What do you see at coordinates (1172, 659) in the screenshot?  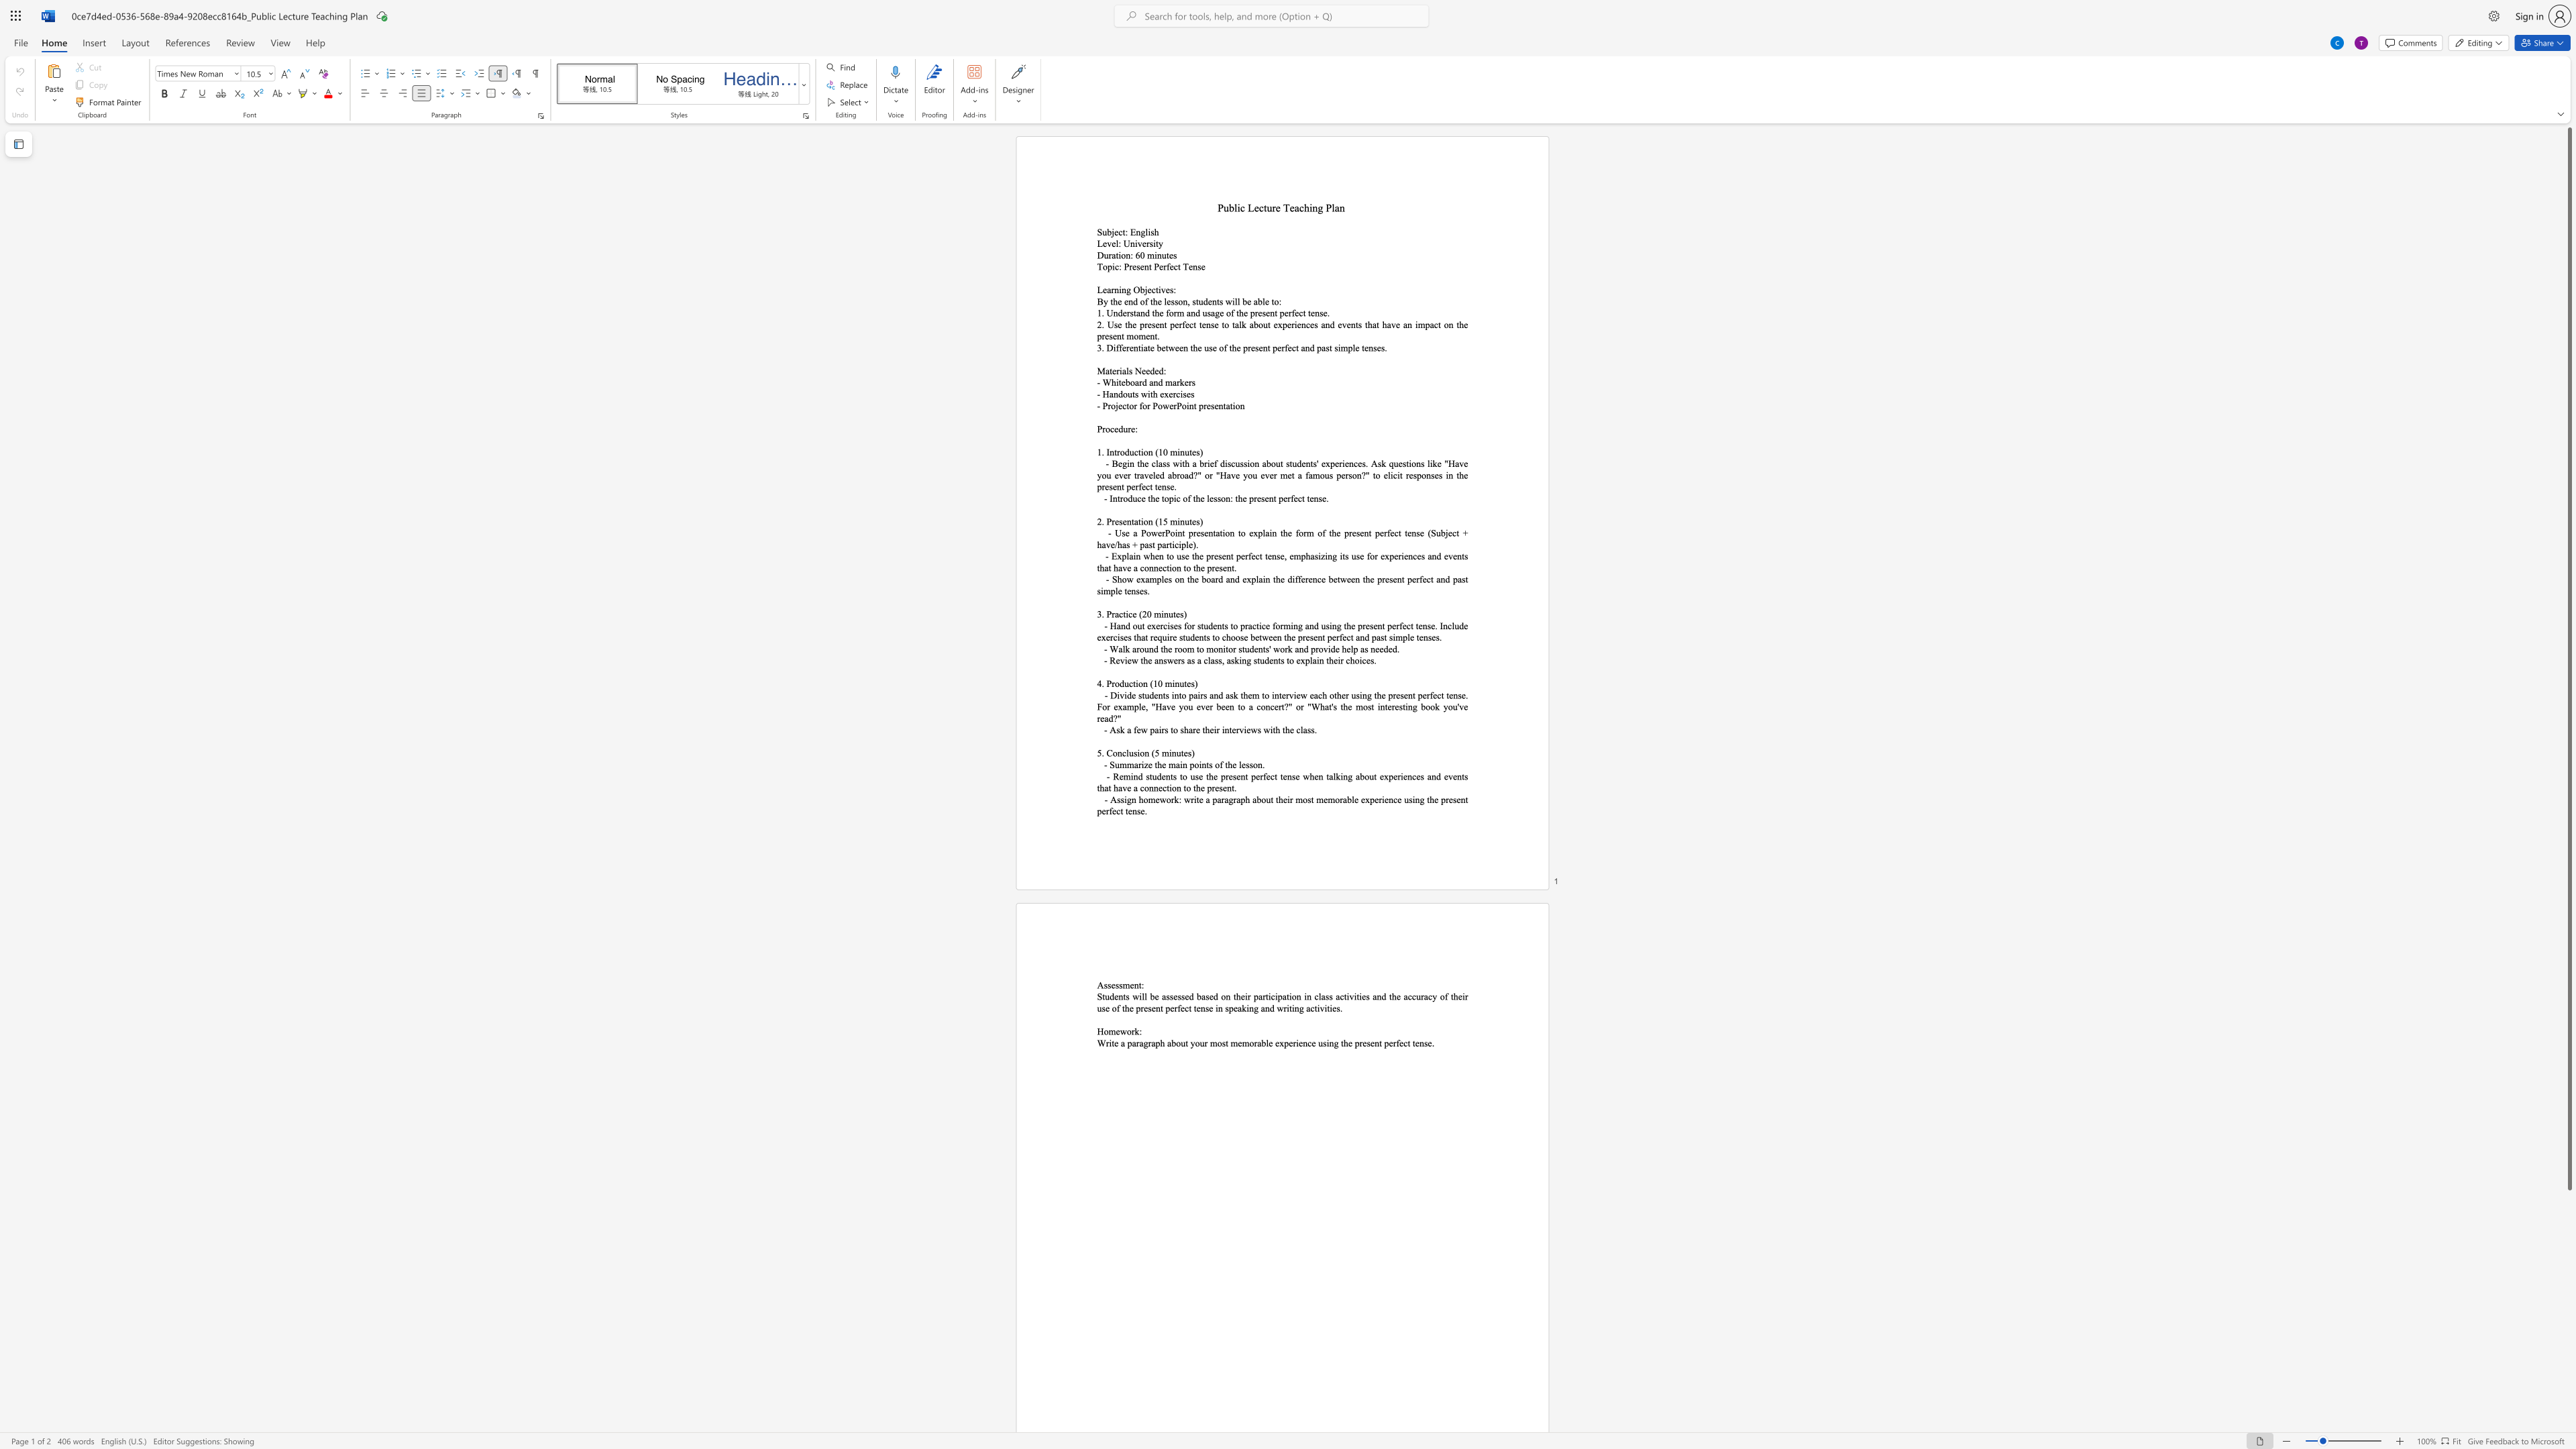 I see `the space between the continuous character "w" and "e" in the text` at bounding box center [1172, 659].